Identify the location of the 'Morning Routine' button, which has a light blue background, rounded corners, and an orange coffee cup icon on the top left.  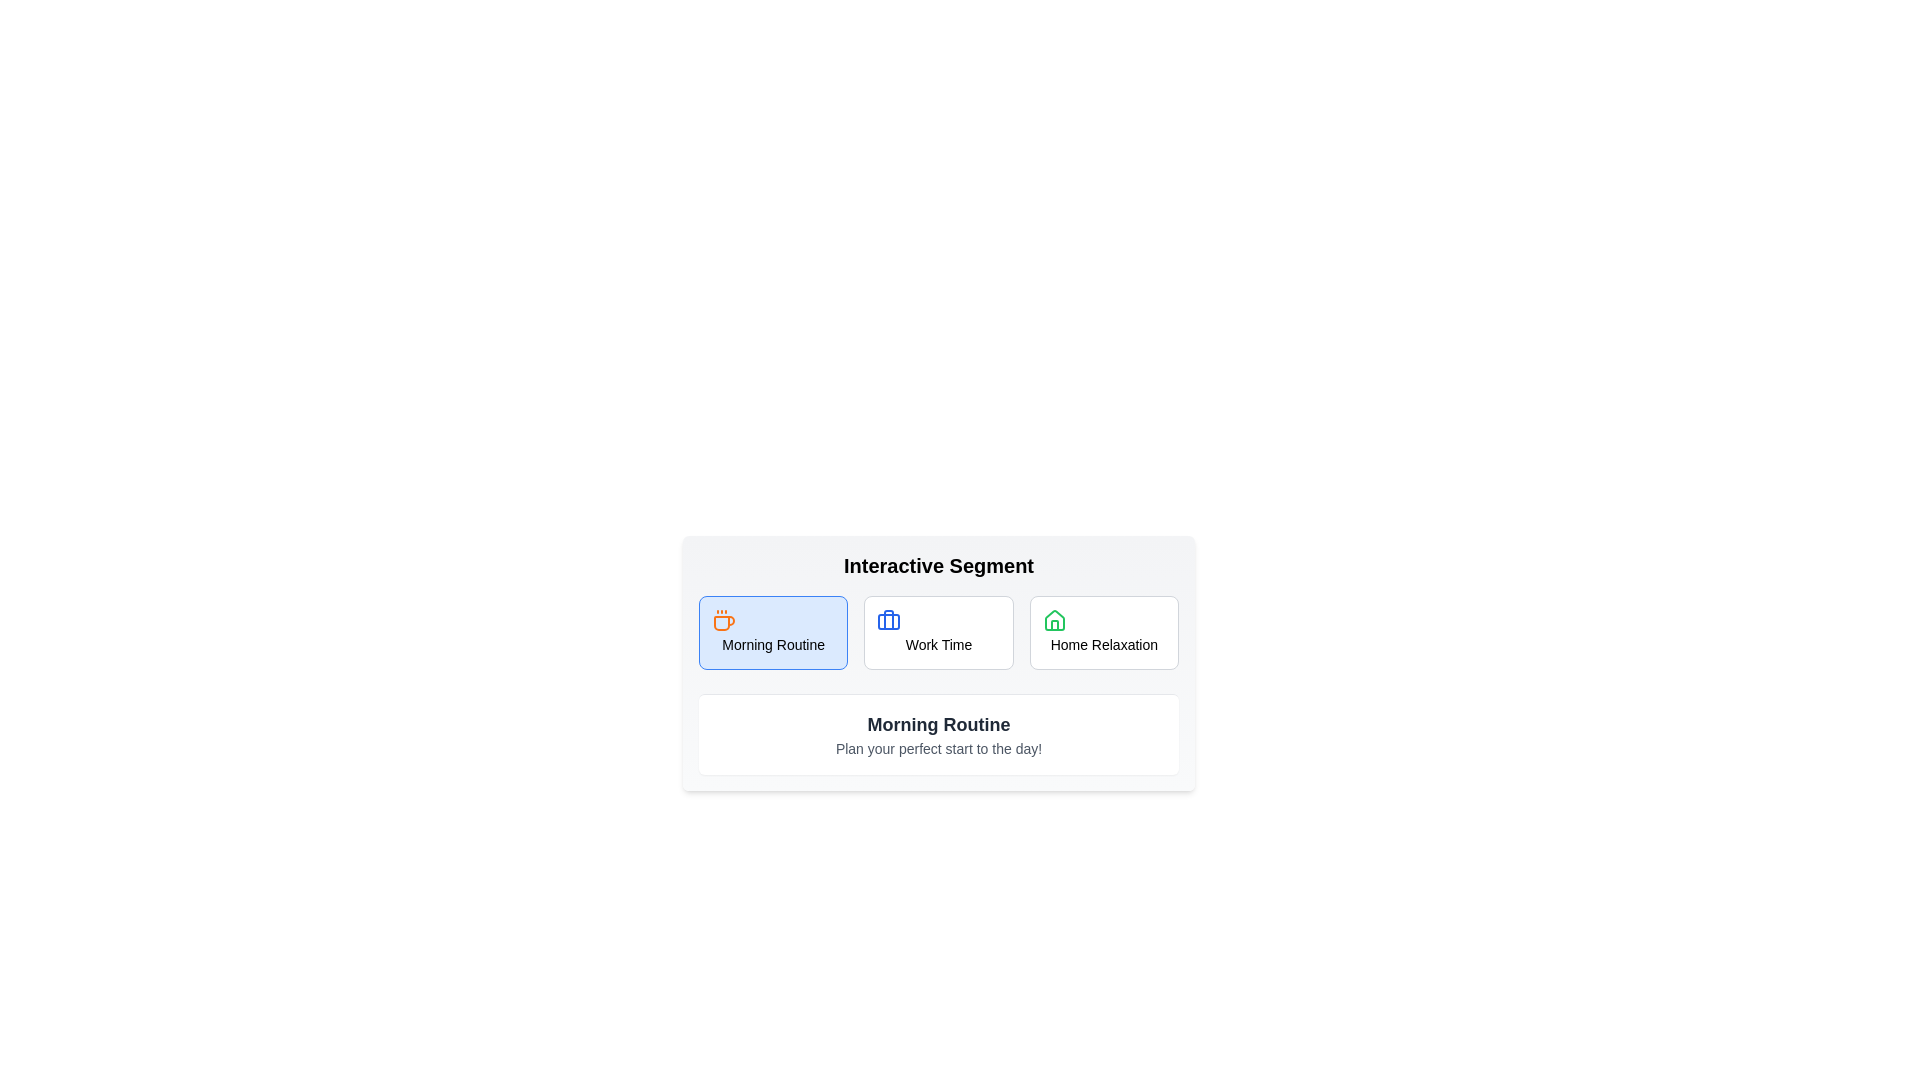
(772, 632).